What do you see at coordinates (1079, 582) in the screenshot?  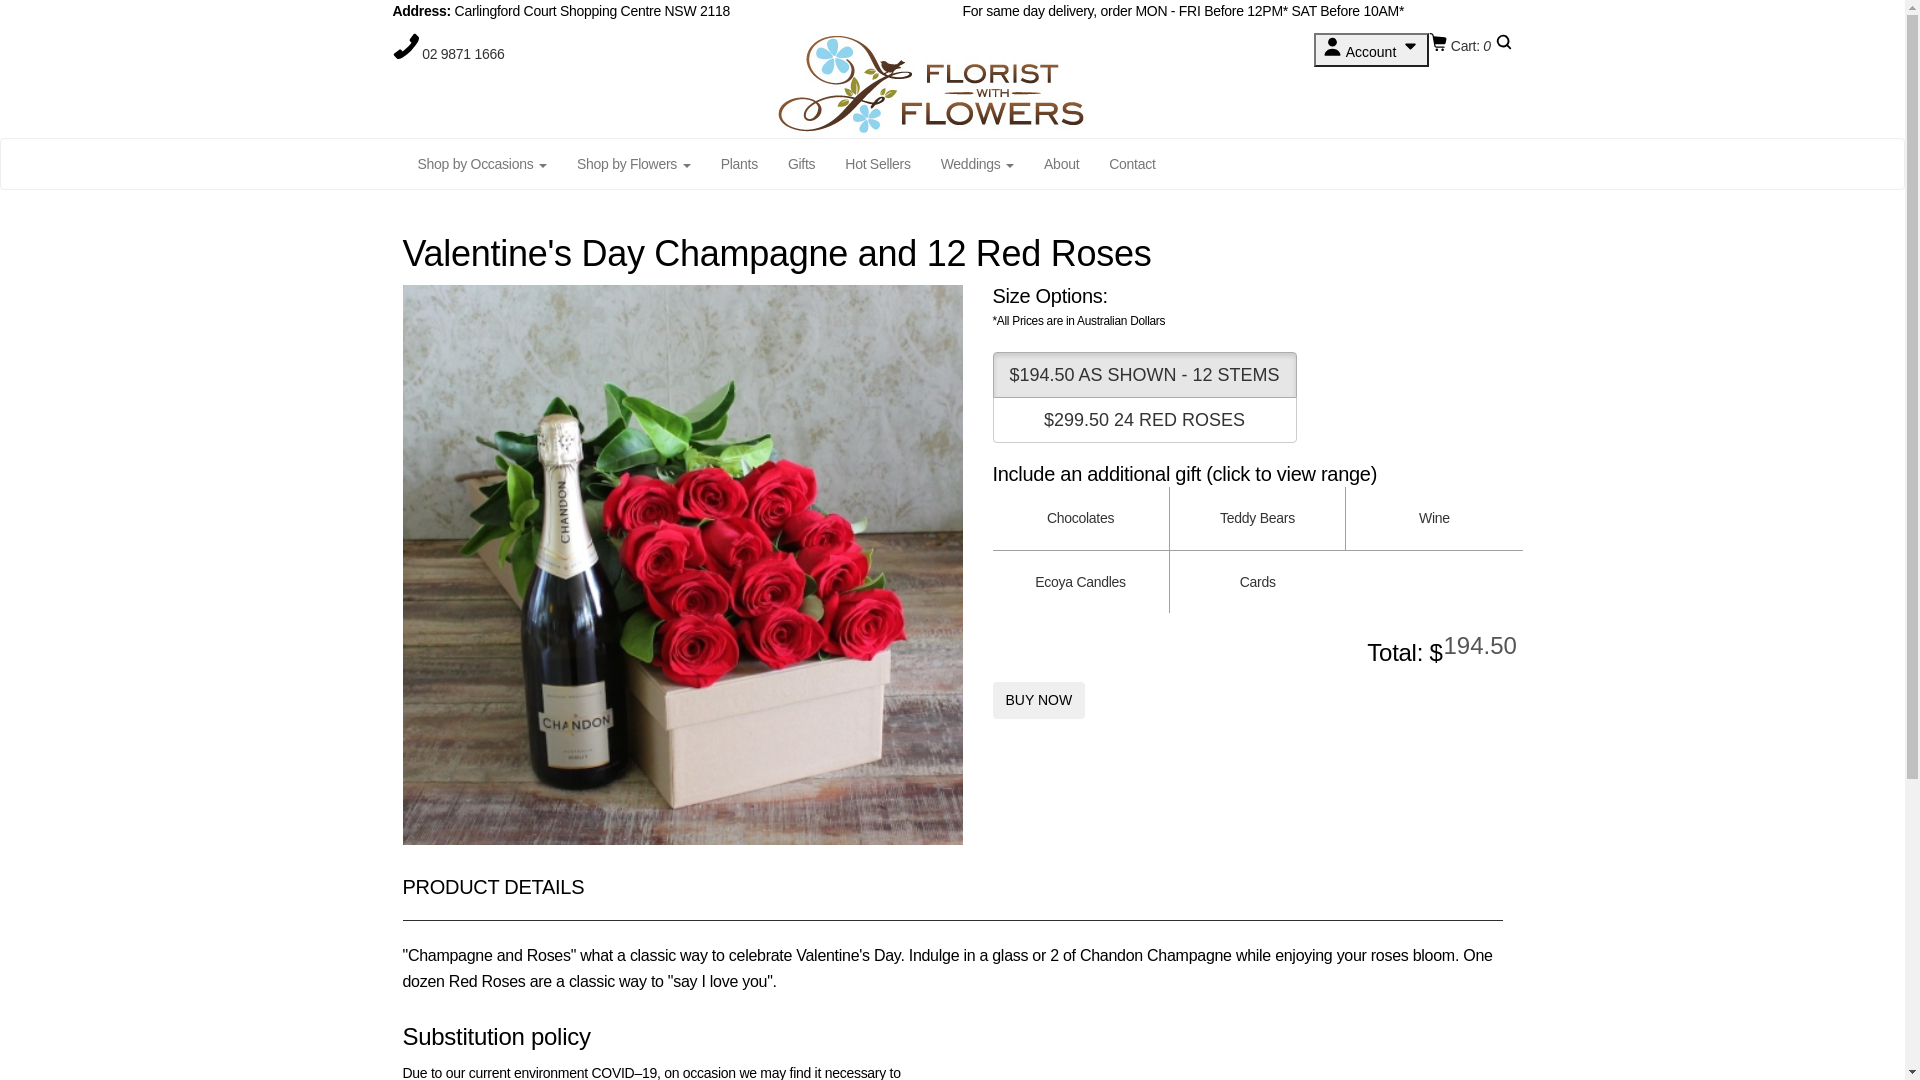 I see `'Ecoya Candles'` at bounding box center [1079, 582].